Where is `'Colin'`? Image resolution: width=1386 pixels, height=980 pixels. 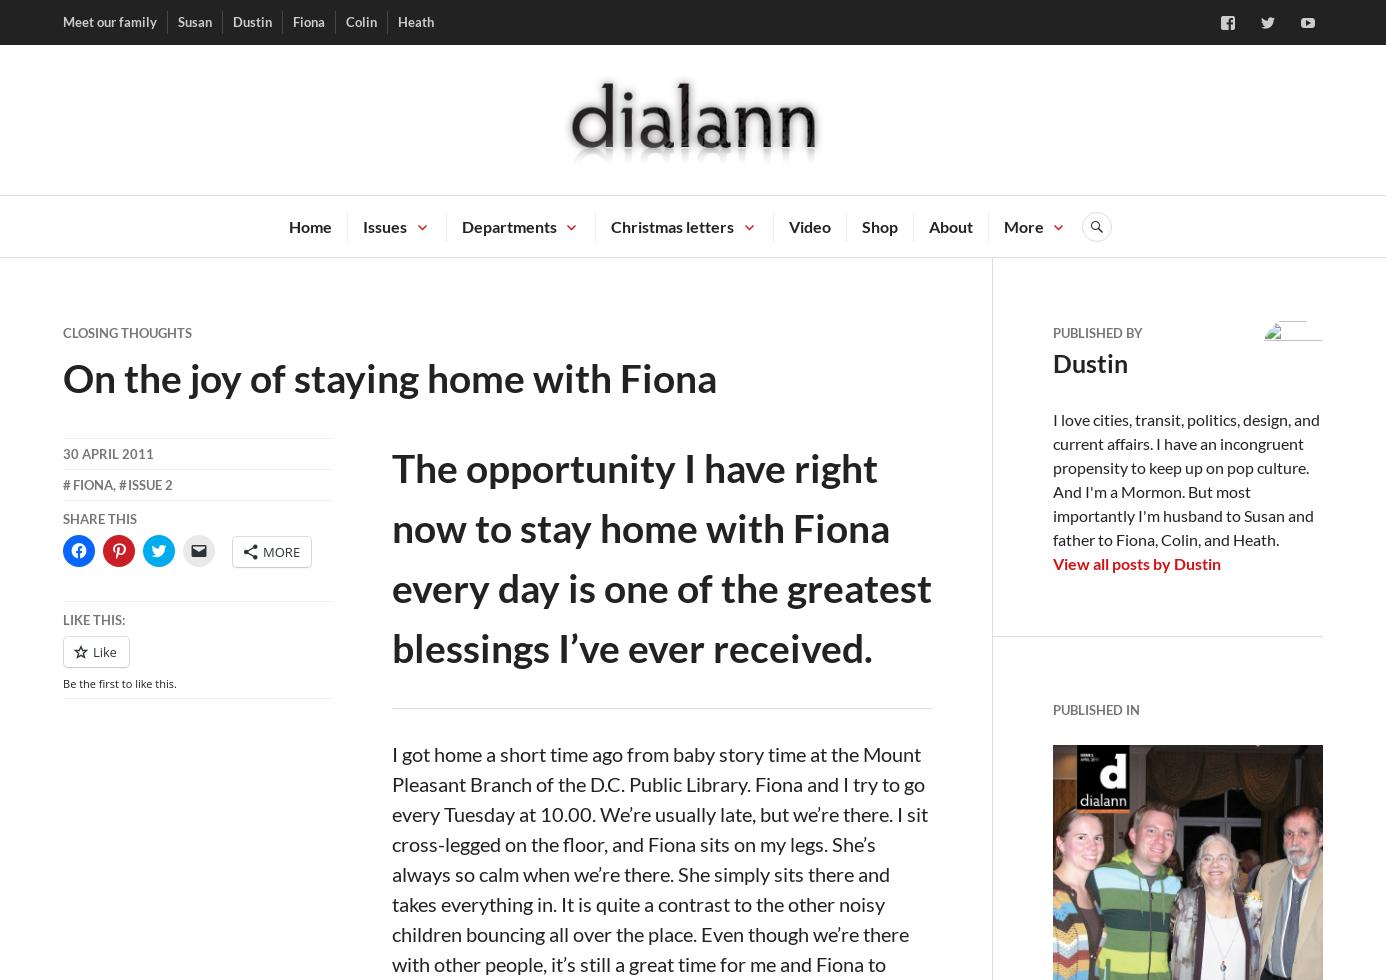 'Colin' is located at coordinates (360, 20).